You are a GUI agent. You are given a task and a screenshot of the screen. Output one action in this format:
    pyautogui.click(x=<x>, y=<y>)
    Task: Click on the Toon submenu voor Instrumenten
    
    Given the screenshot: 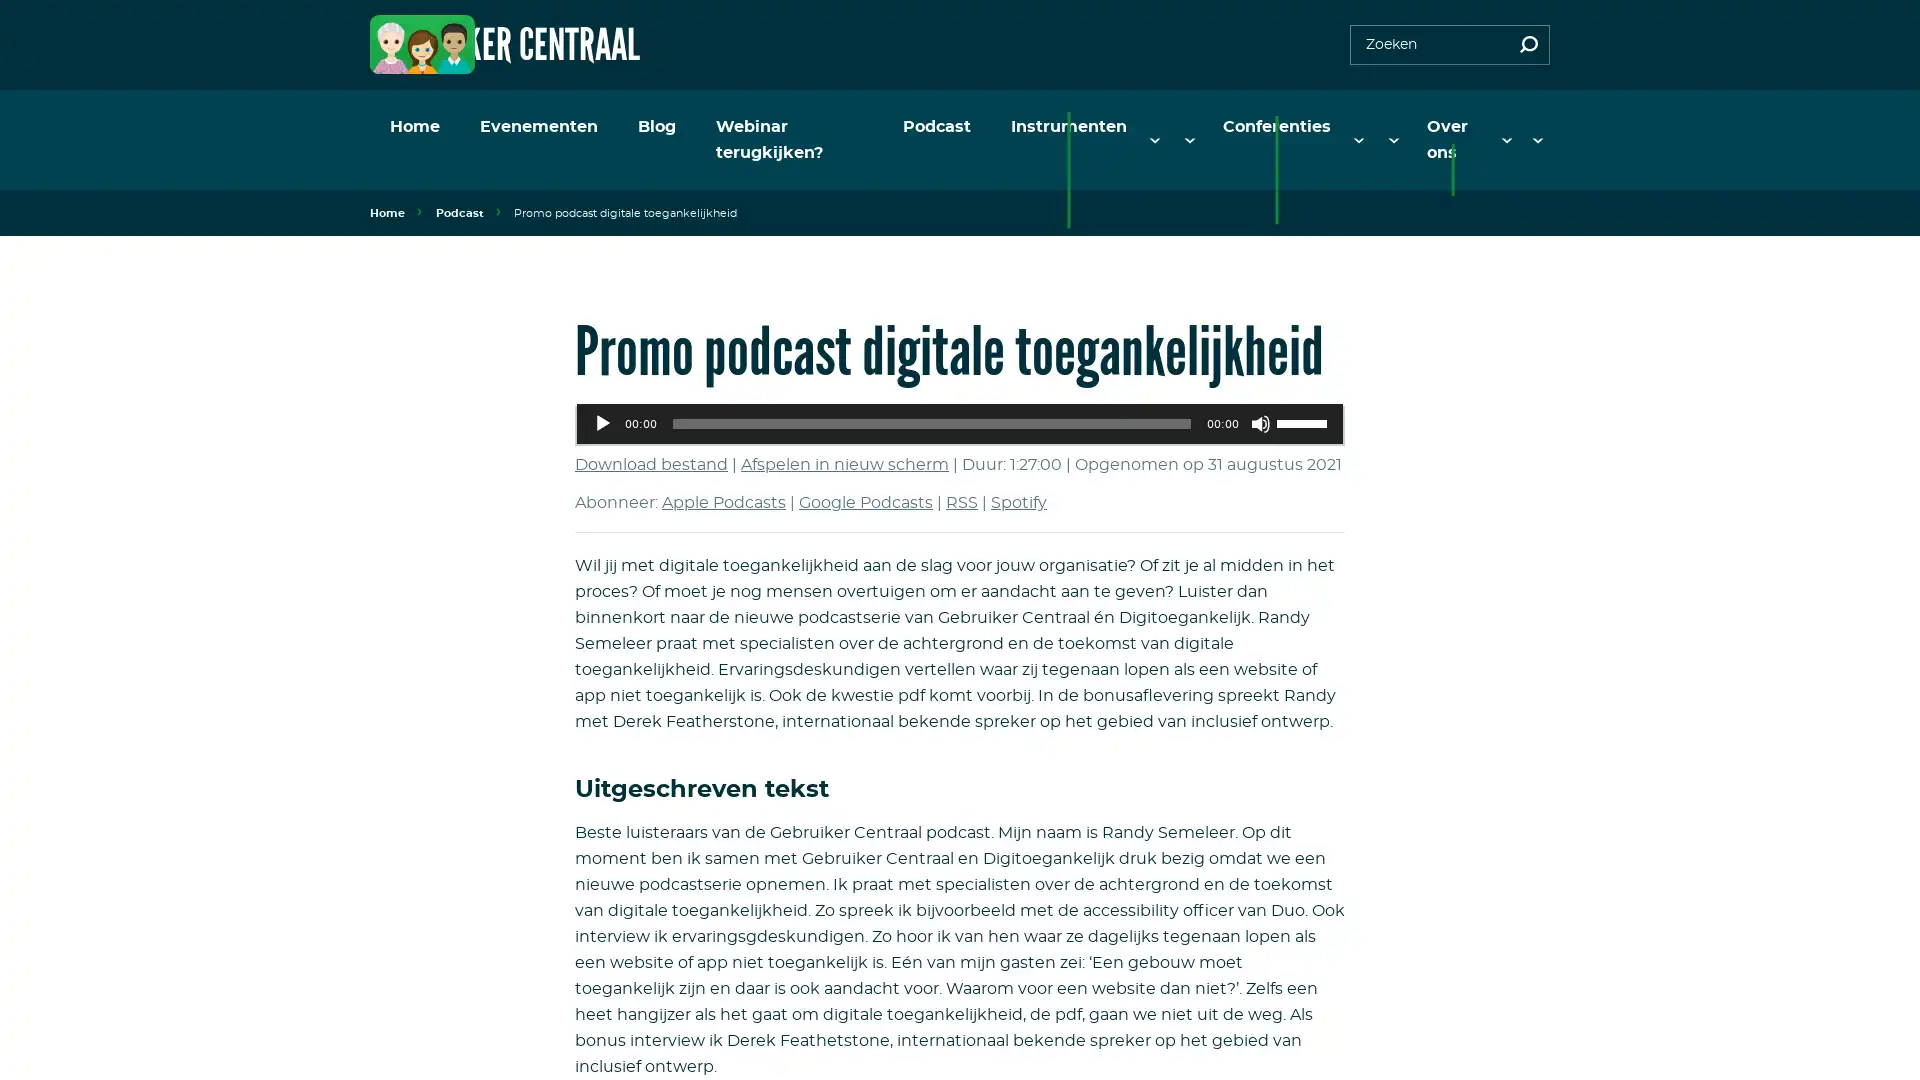 What is the action you would take?
    pyautogui.click(x=1195, y=127)
    